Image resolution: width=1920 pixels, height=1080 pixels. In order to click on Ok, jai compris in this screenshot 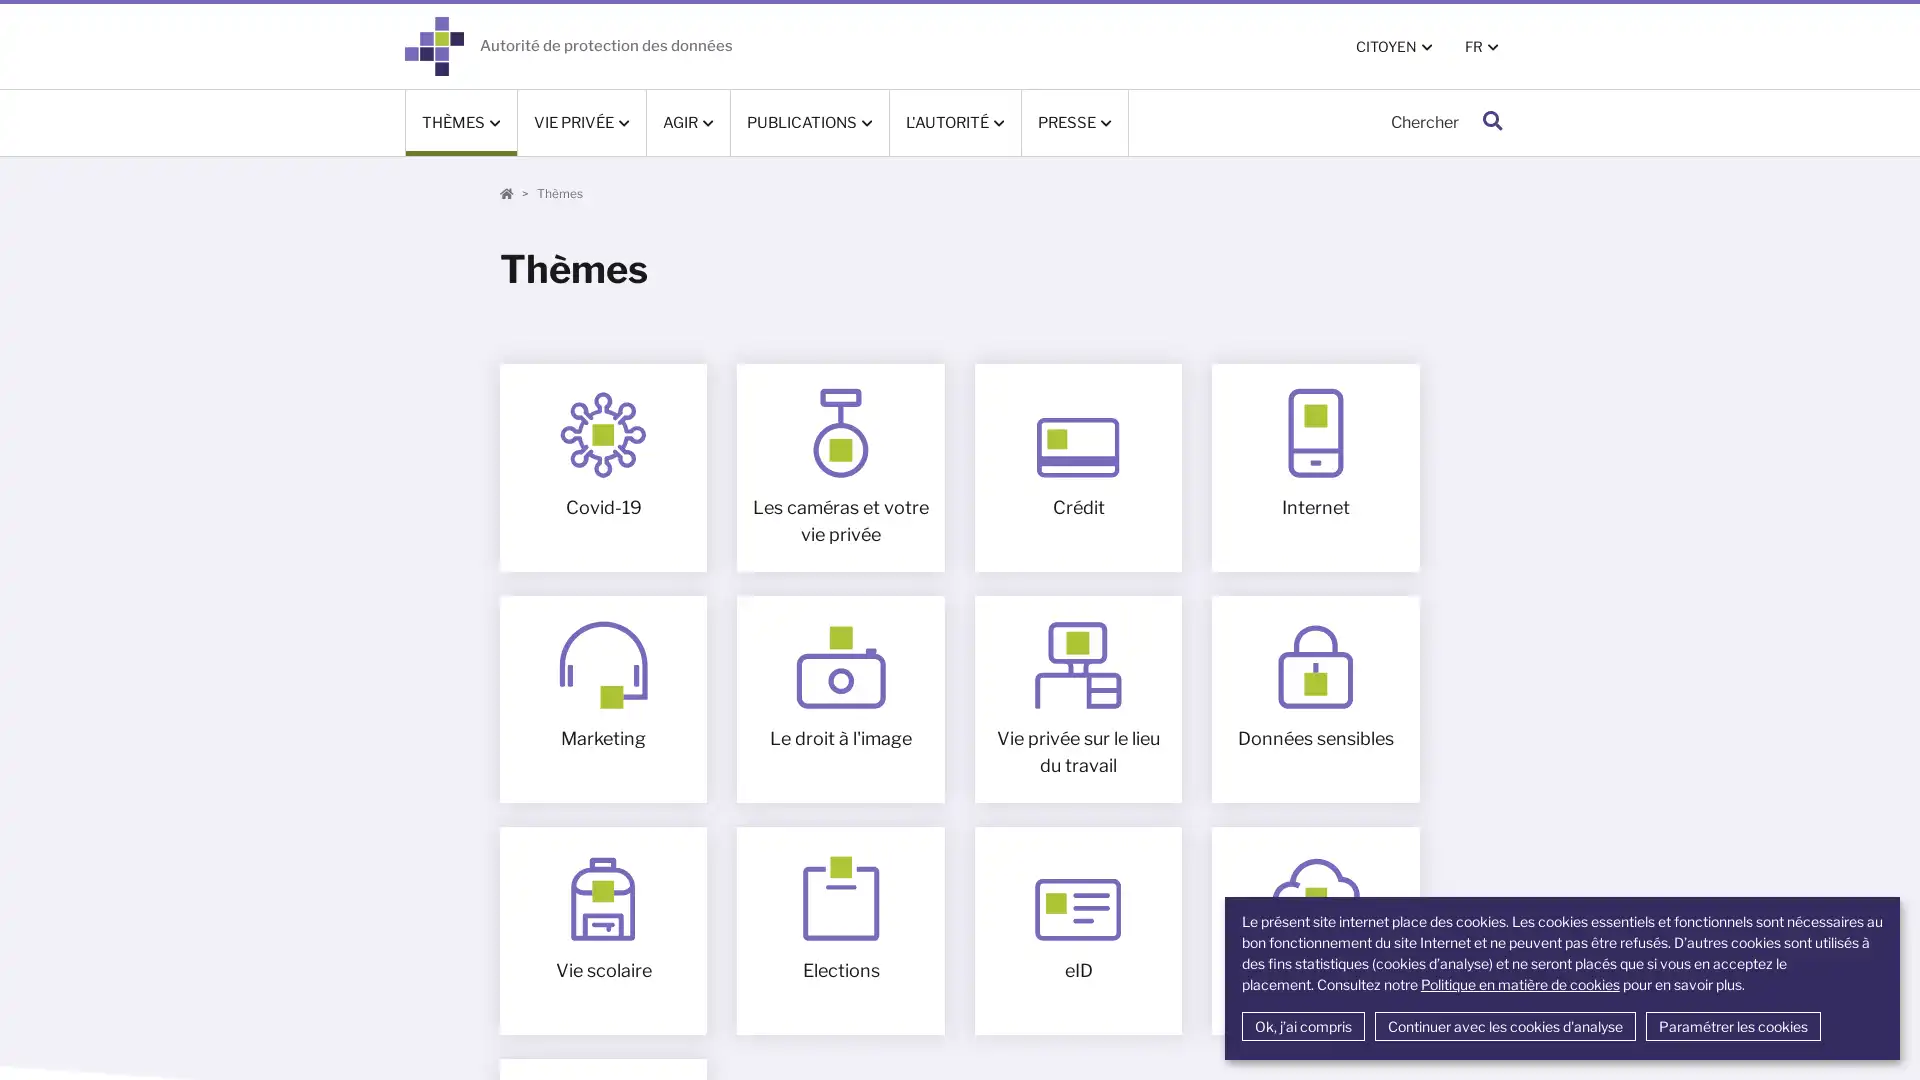, I will do `click(1302, 1026)`.